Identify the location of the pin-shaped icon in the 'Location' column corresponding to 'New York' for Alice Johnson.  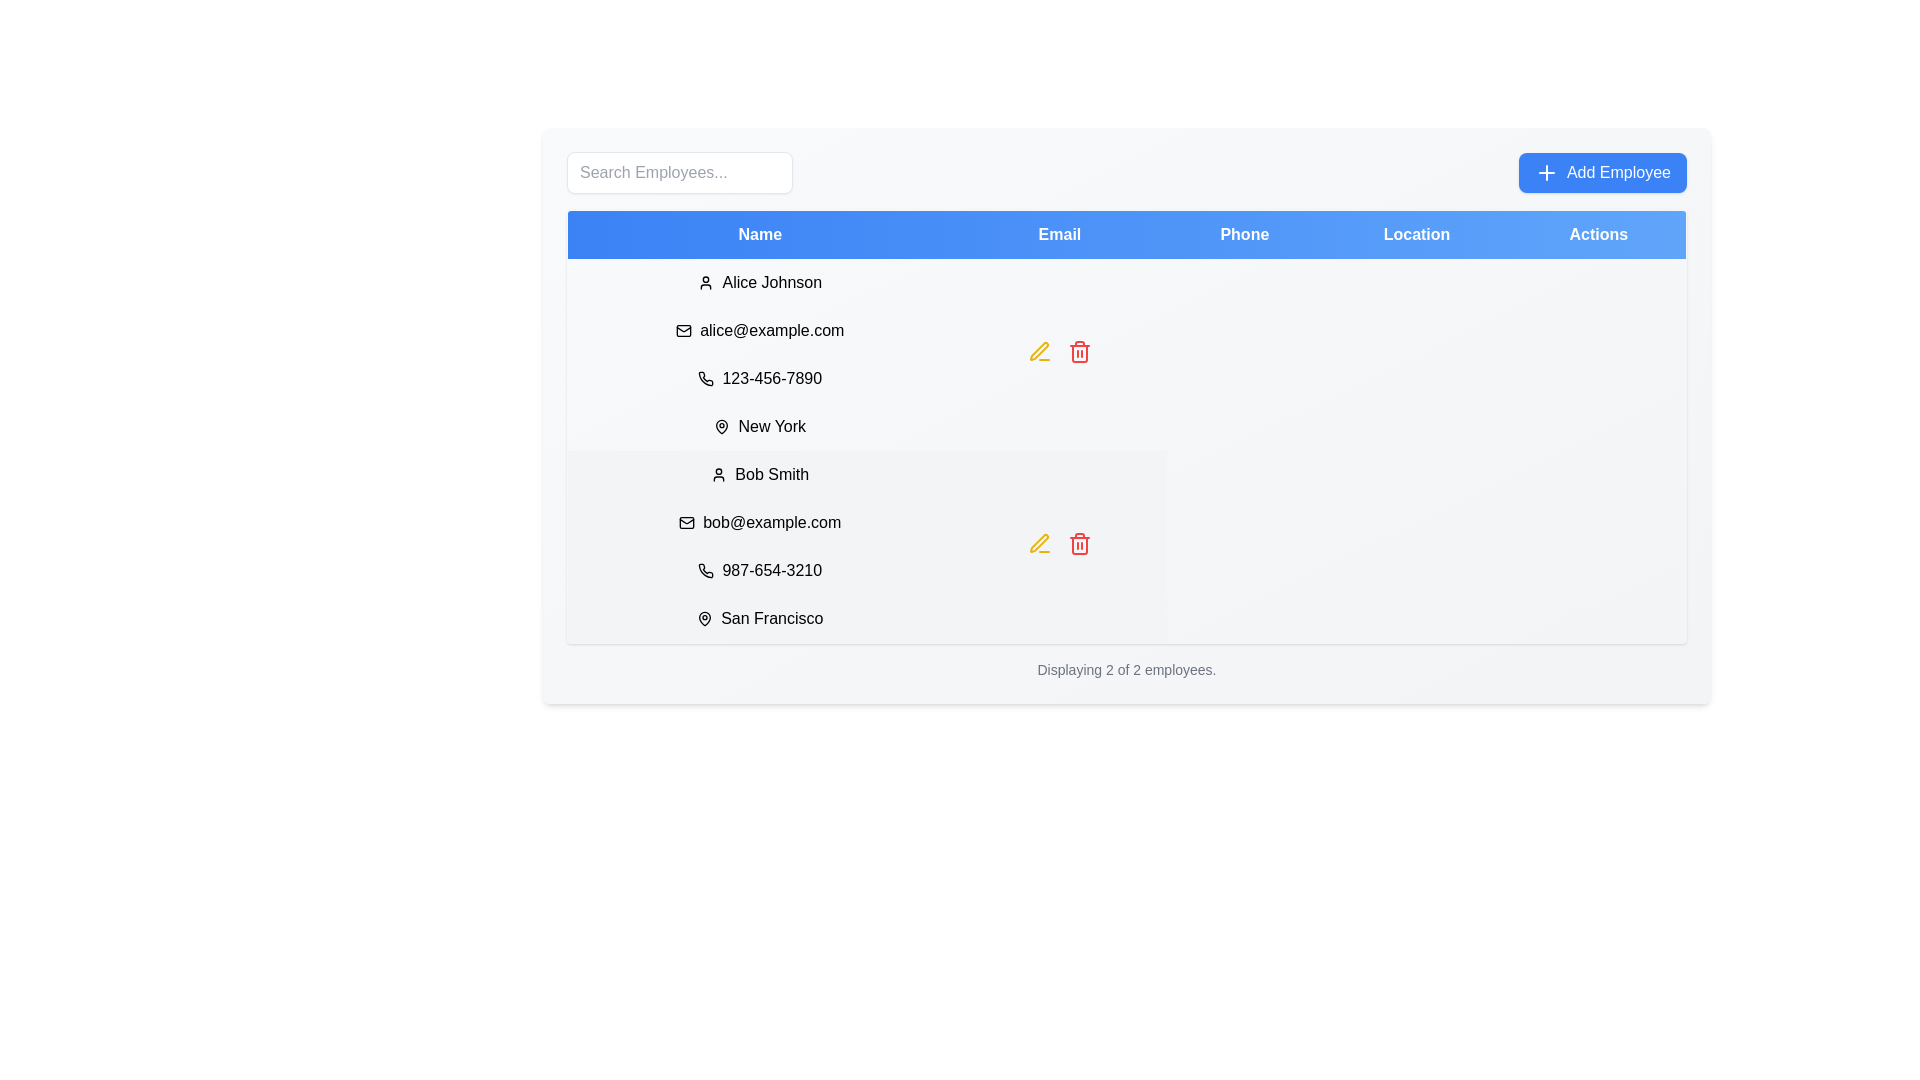
(720, 424).